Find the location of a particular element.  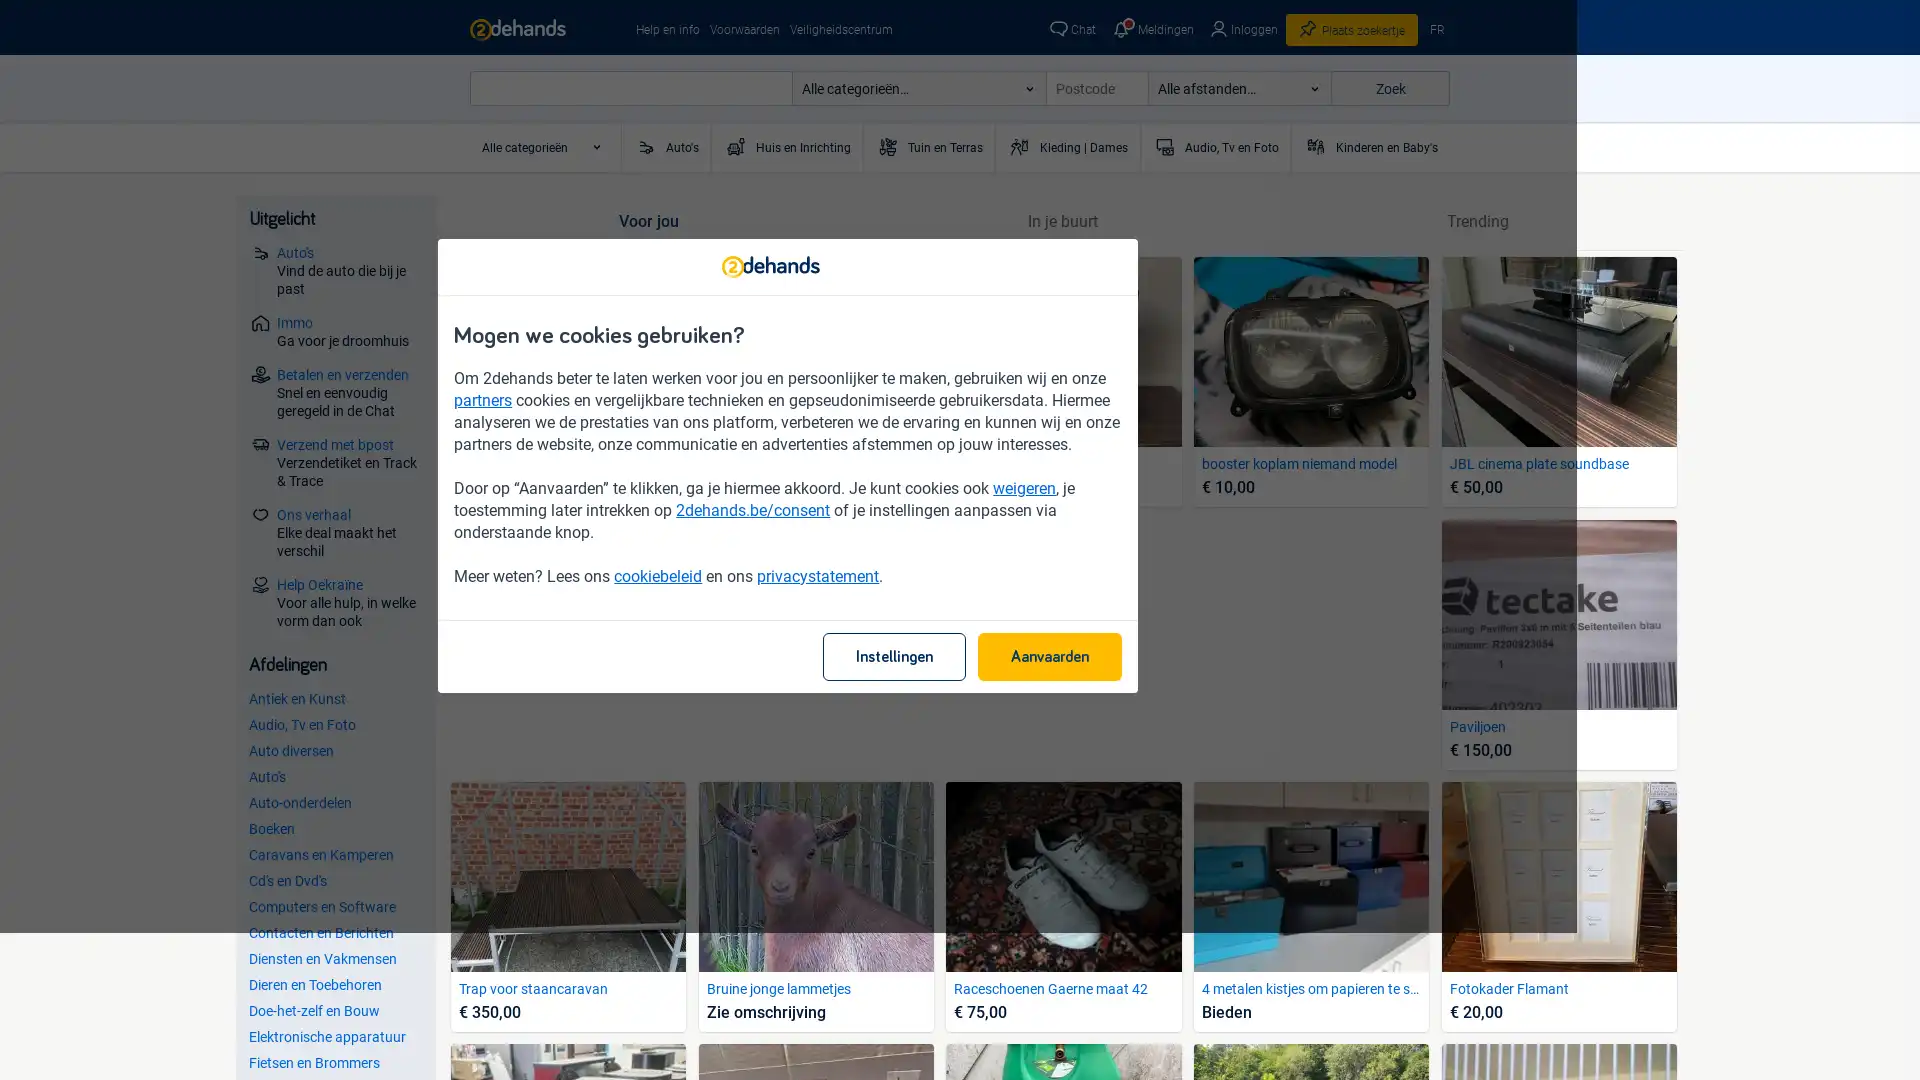

Meldingen is located at coordinates (1151, 30).